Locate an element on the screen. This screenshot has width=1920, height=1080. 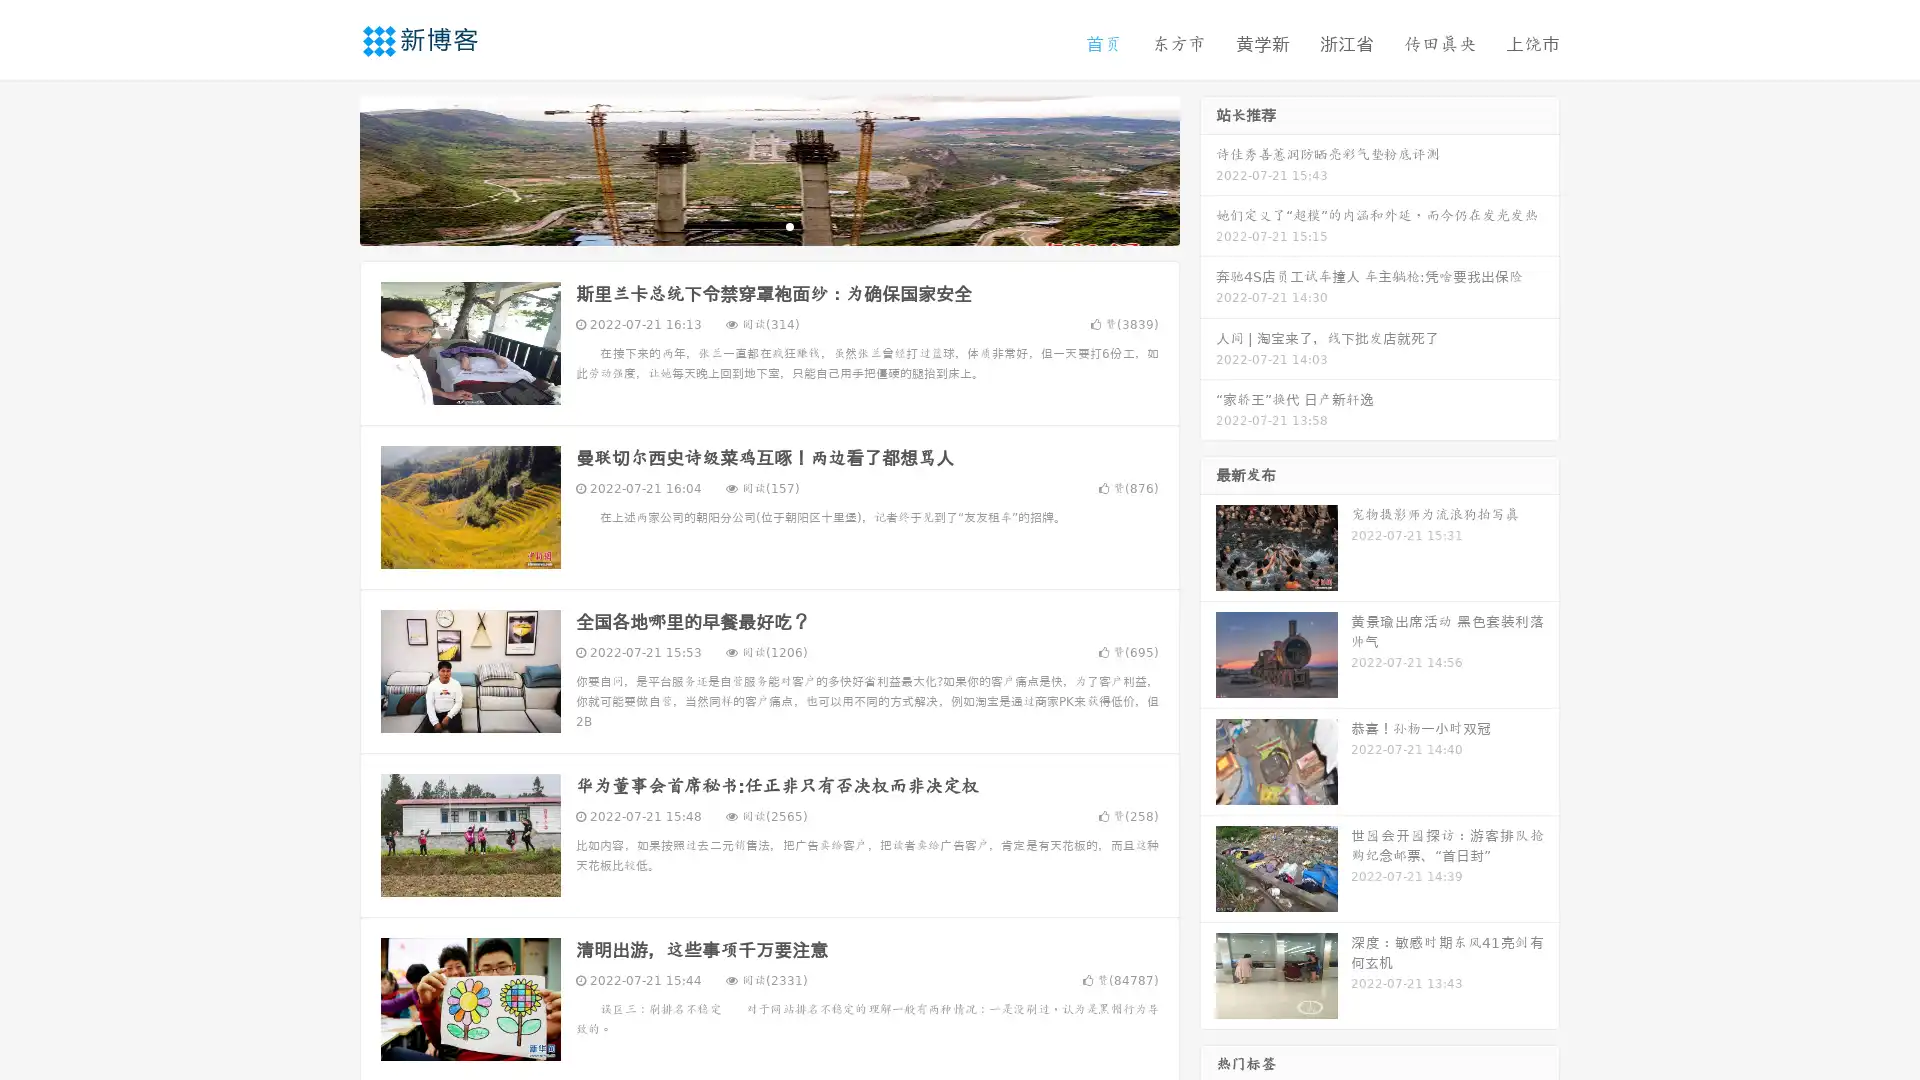
Go to slide 1 is located at coordinates (748, 225).